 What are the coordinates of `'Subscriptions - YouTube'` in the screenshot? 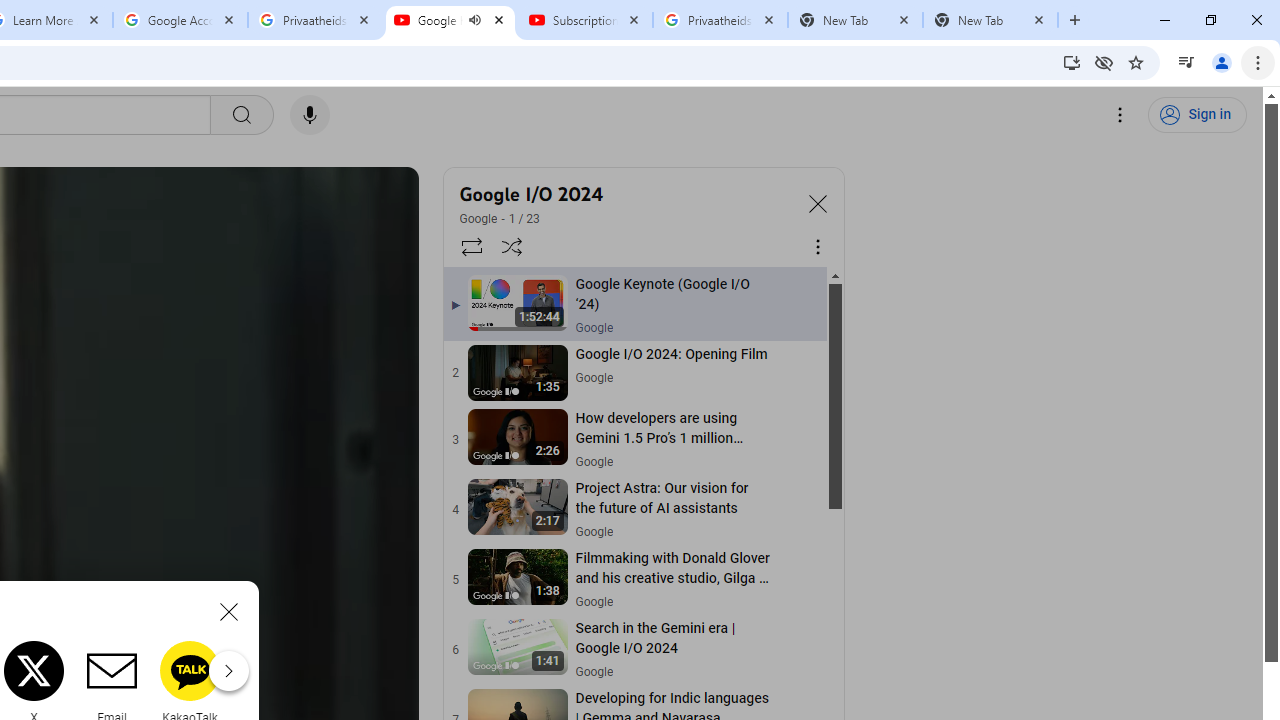 It's located at (584, 20).